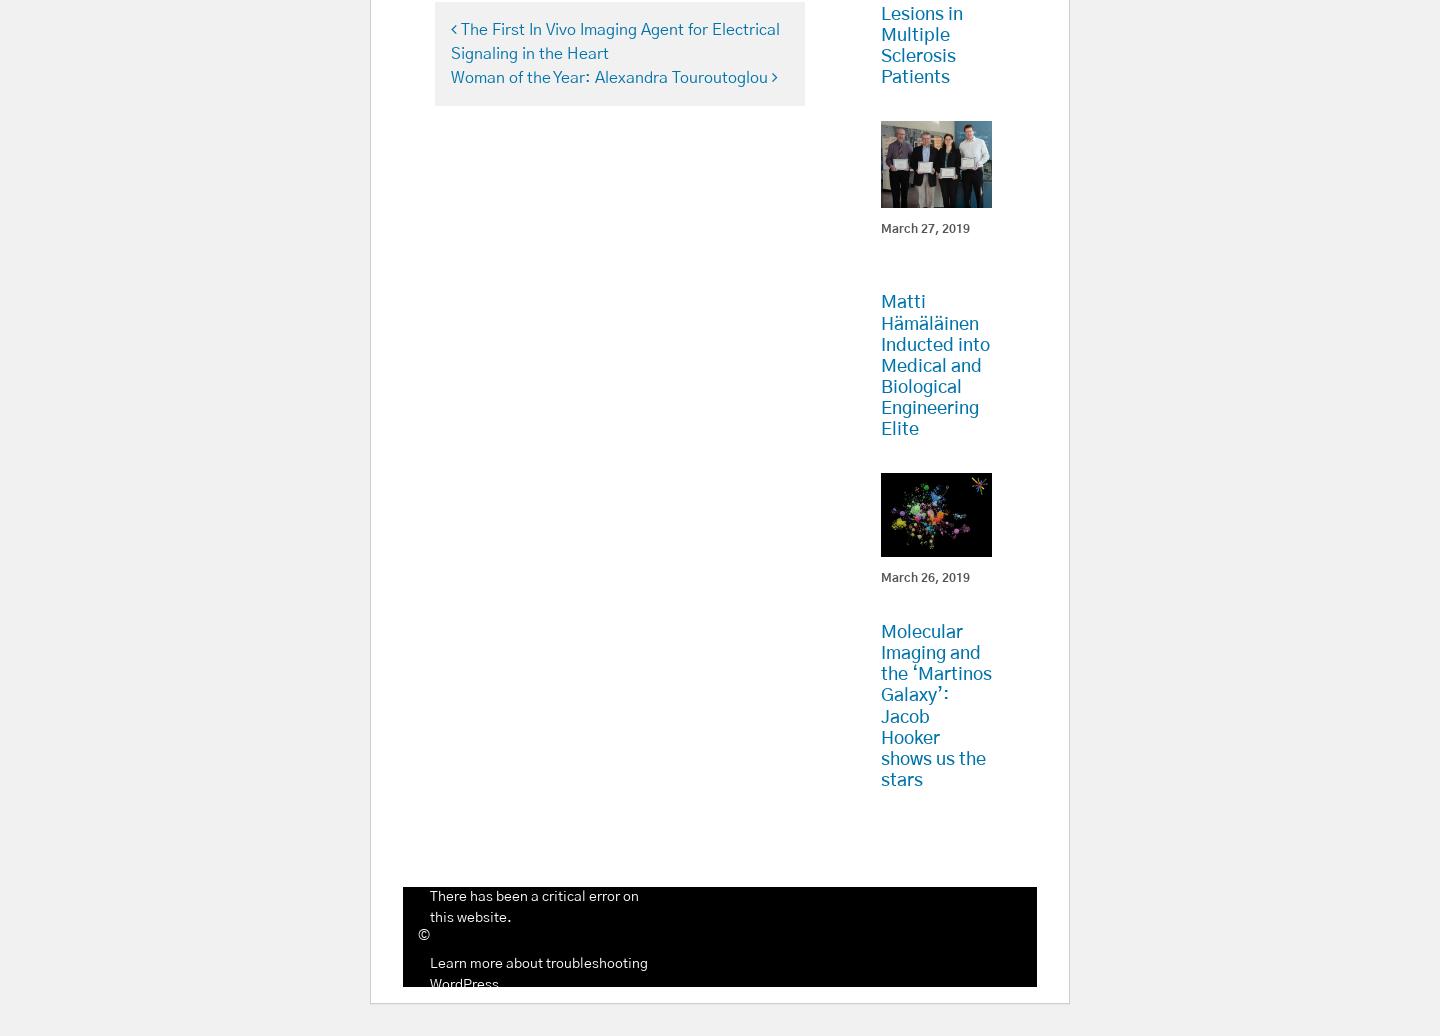 This screenshot has width=1440, height=1036. I want to click on 'Matti Hämäläinen Inducted into Medical and Biological Engineering Elite', so click(934, 366).